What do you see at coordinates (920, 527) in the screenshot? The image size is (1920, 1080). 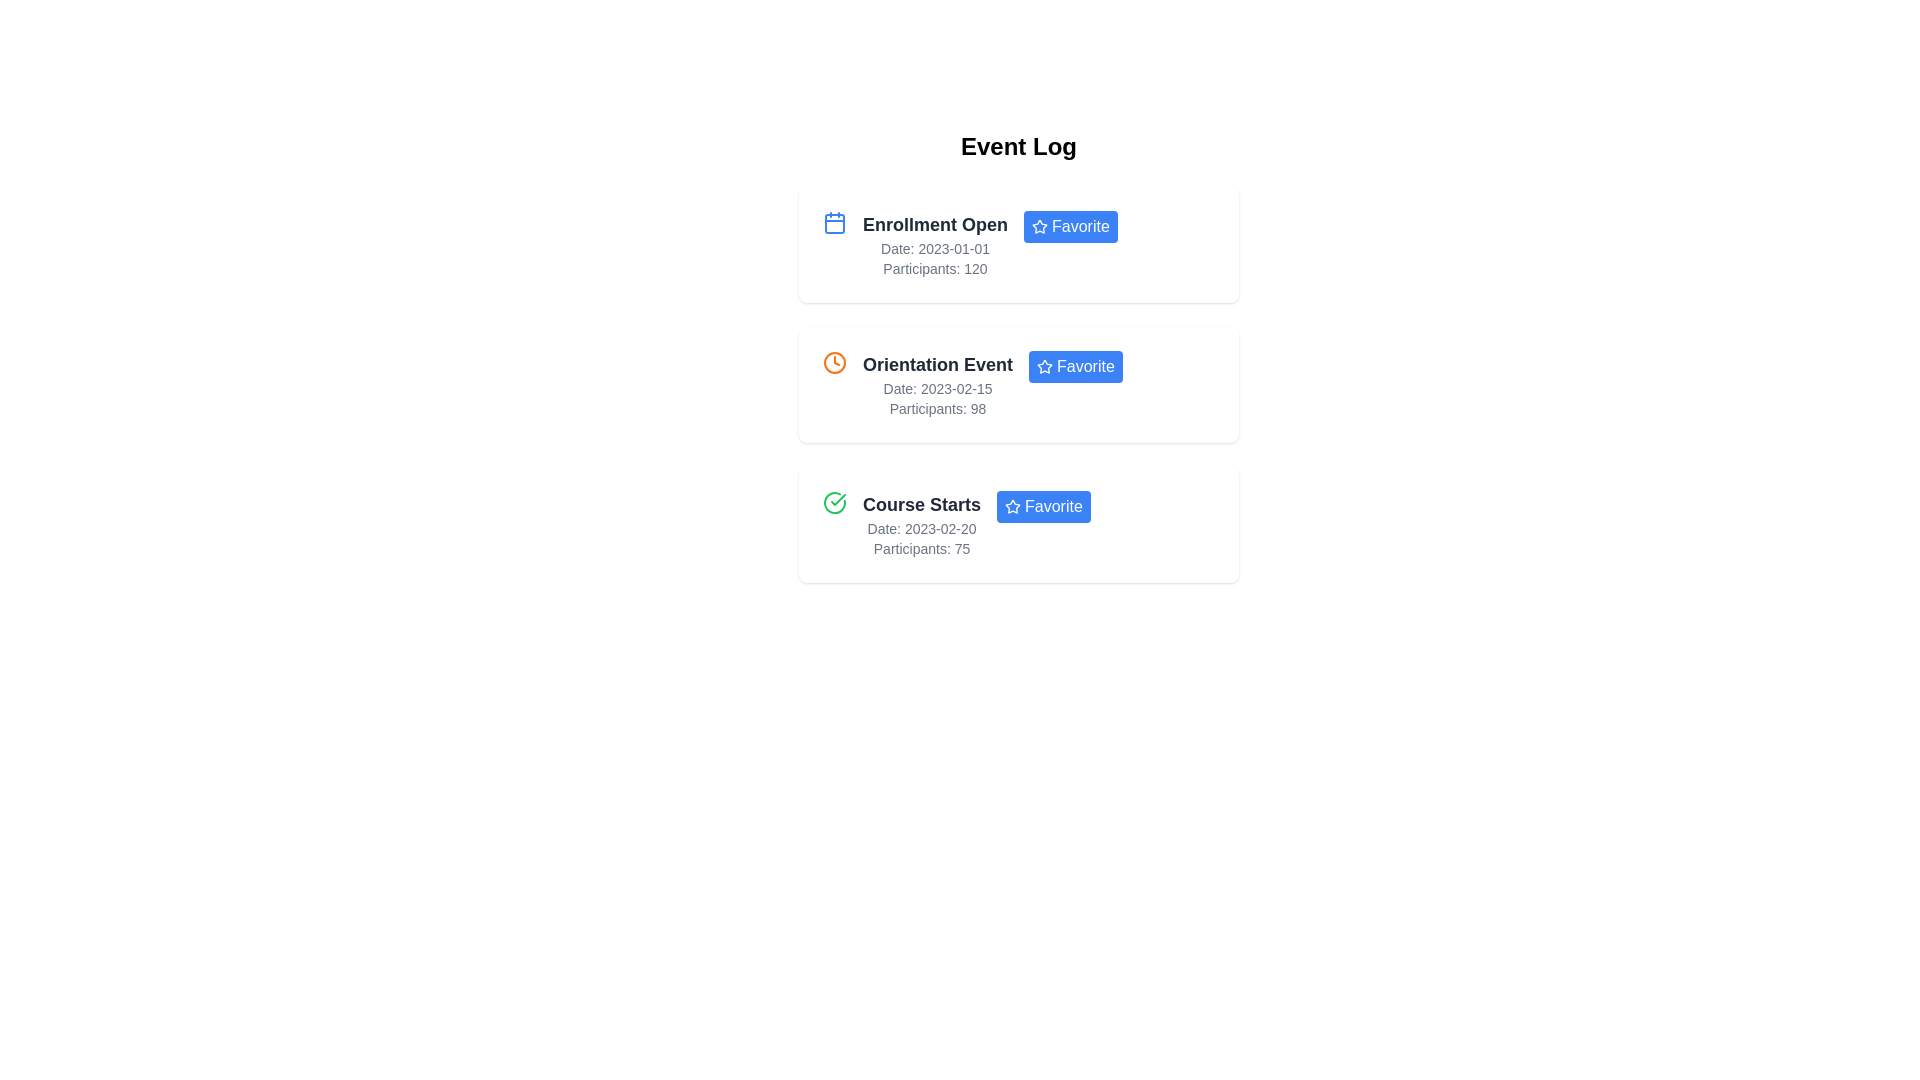 I see `the informational text display that conveys the date associated with the 'Course Starts' event, located in the third event box at the specified coordinates` at bounding box center [920, 527].